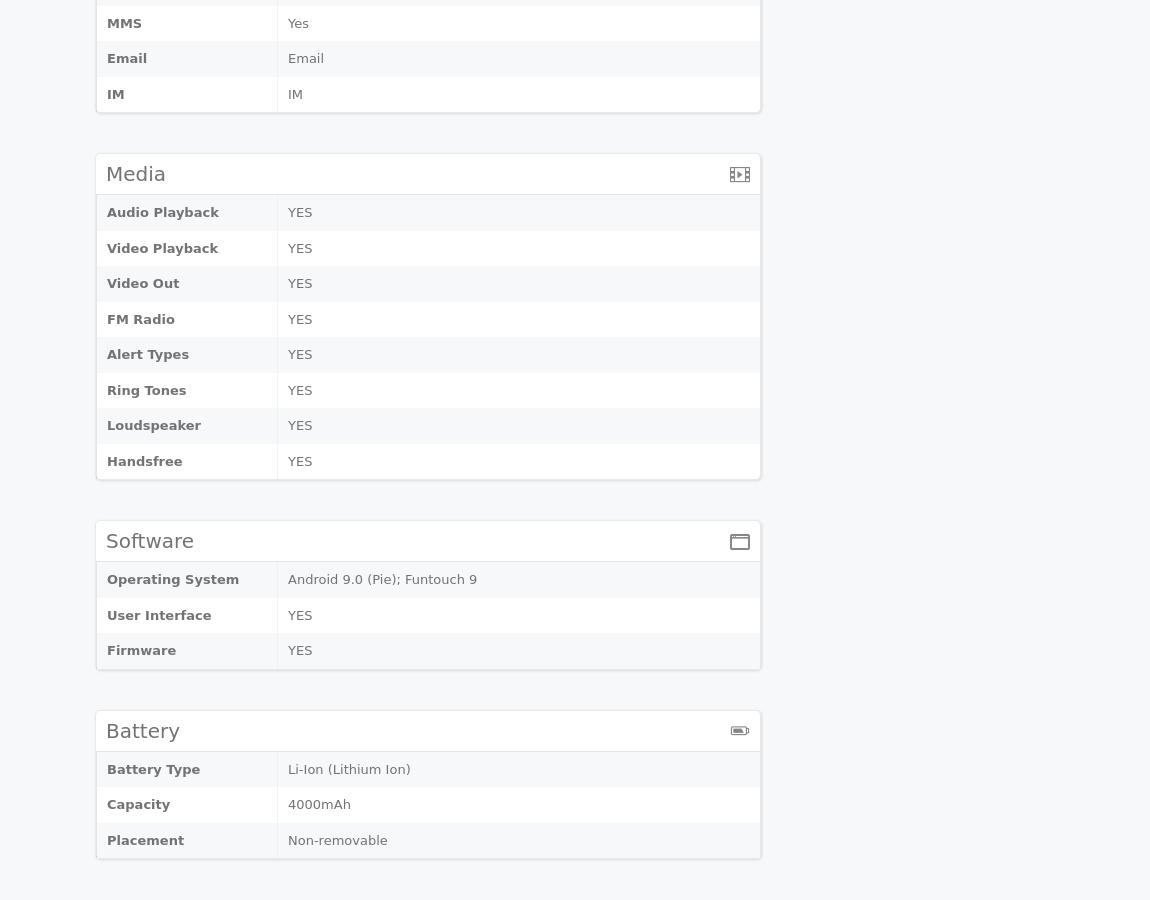 This screenshot has height=900, width=1150. Describe the element at coordinates (286, 579) in the screenshot. I see `'Android 9.0 (Pie); Funtouch 9'` at that location.